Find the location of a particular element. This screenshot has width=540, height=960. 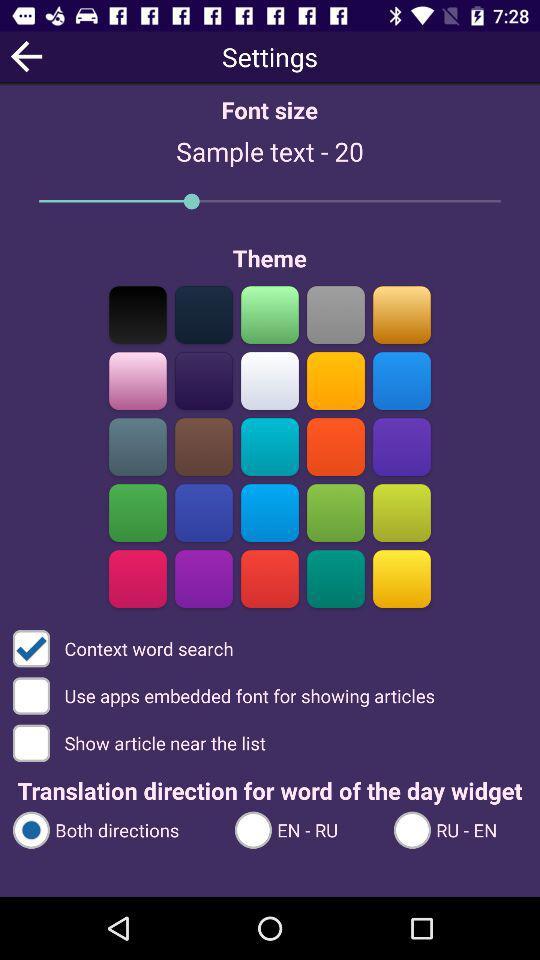

theme change is located at coordinates (270, 578).